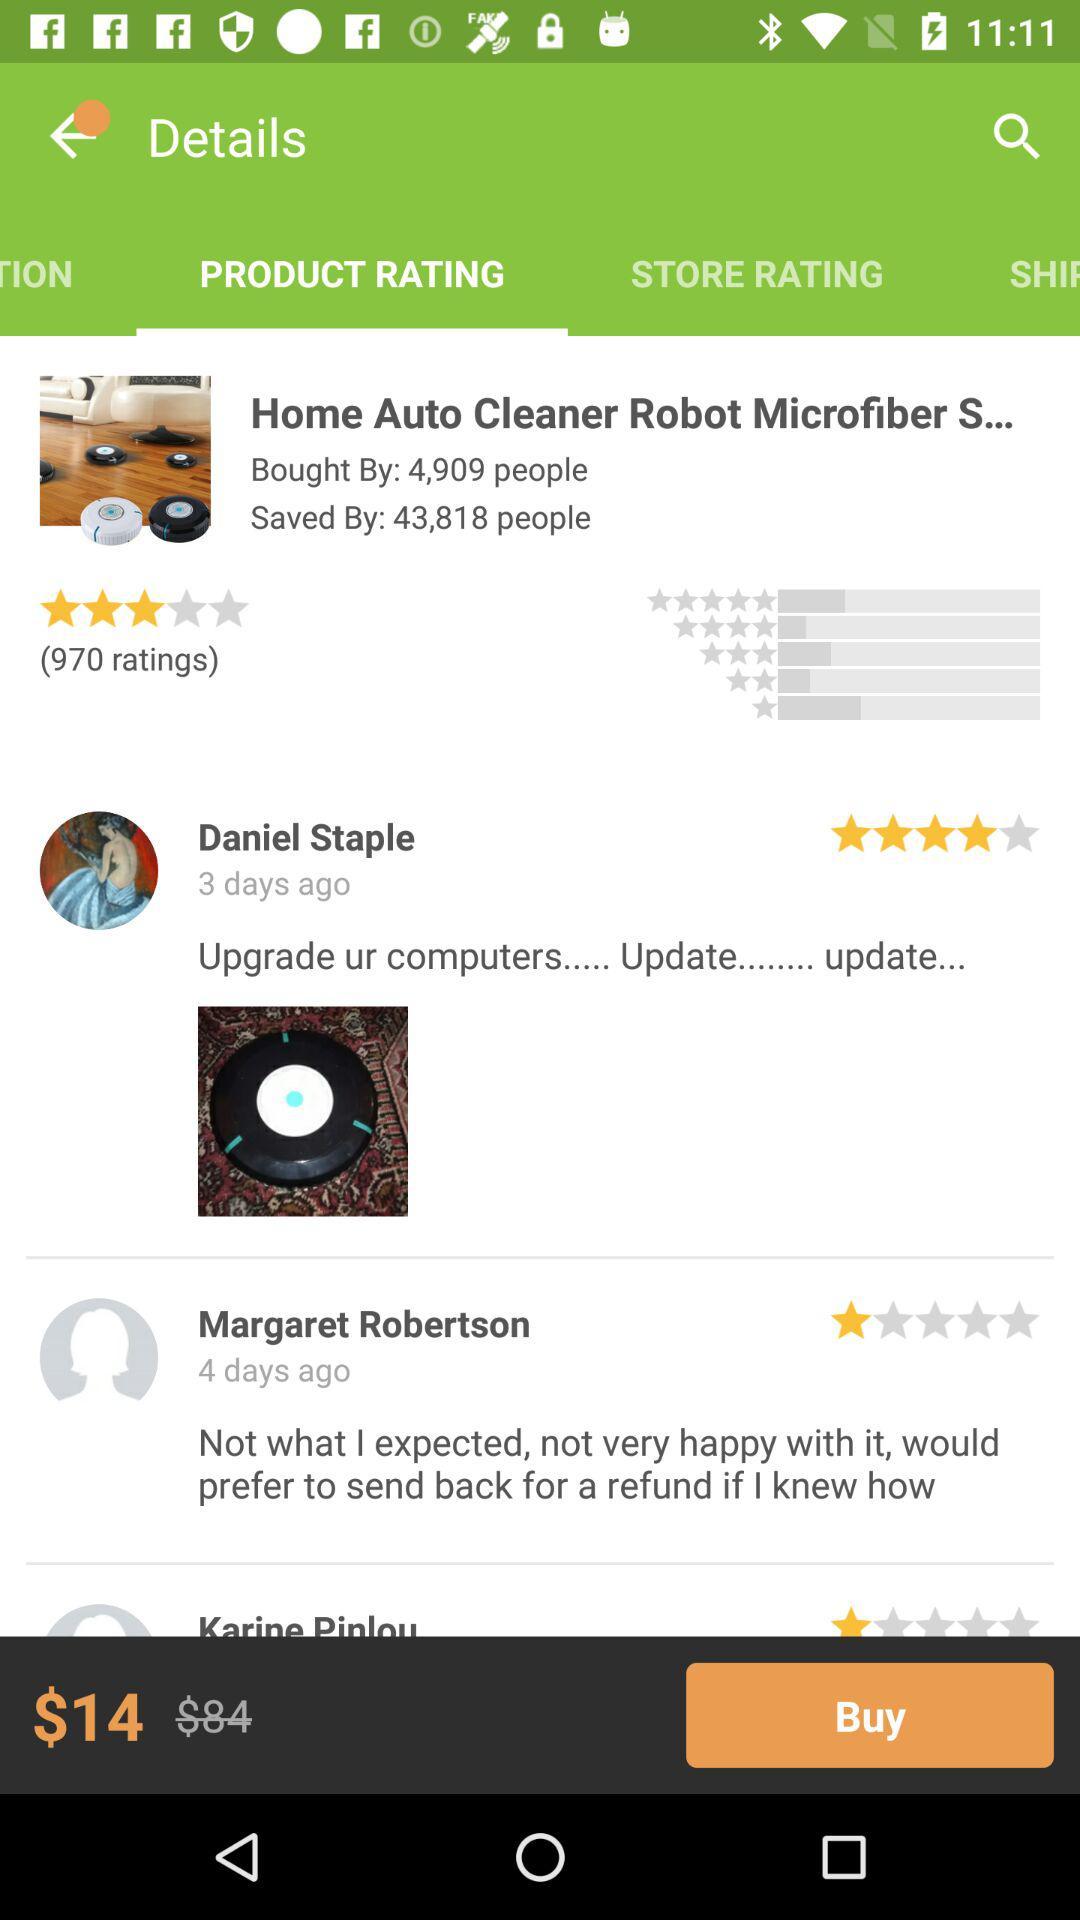  Describe the element at coordinates (72, 135) in the screenshot. I see `the item next to the details item` at that location.